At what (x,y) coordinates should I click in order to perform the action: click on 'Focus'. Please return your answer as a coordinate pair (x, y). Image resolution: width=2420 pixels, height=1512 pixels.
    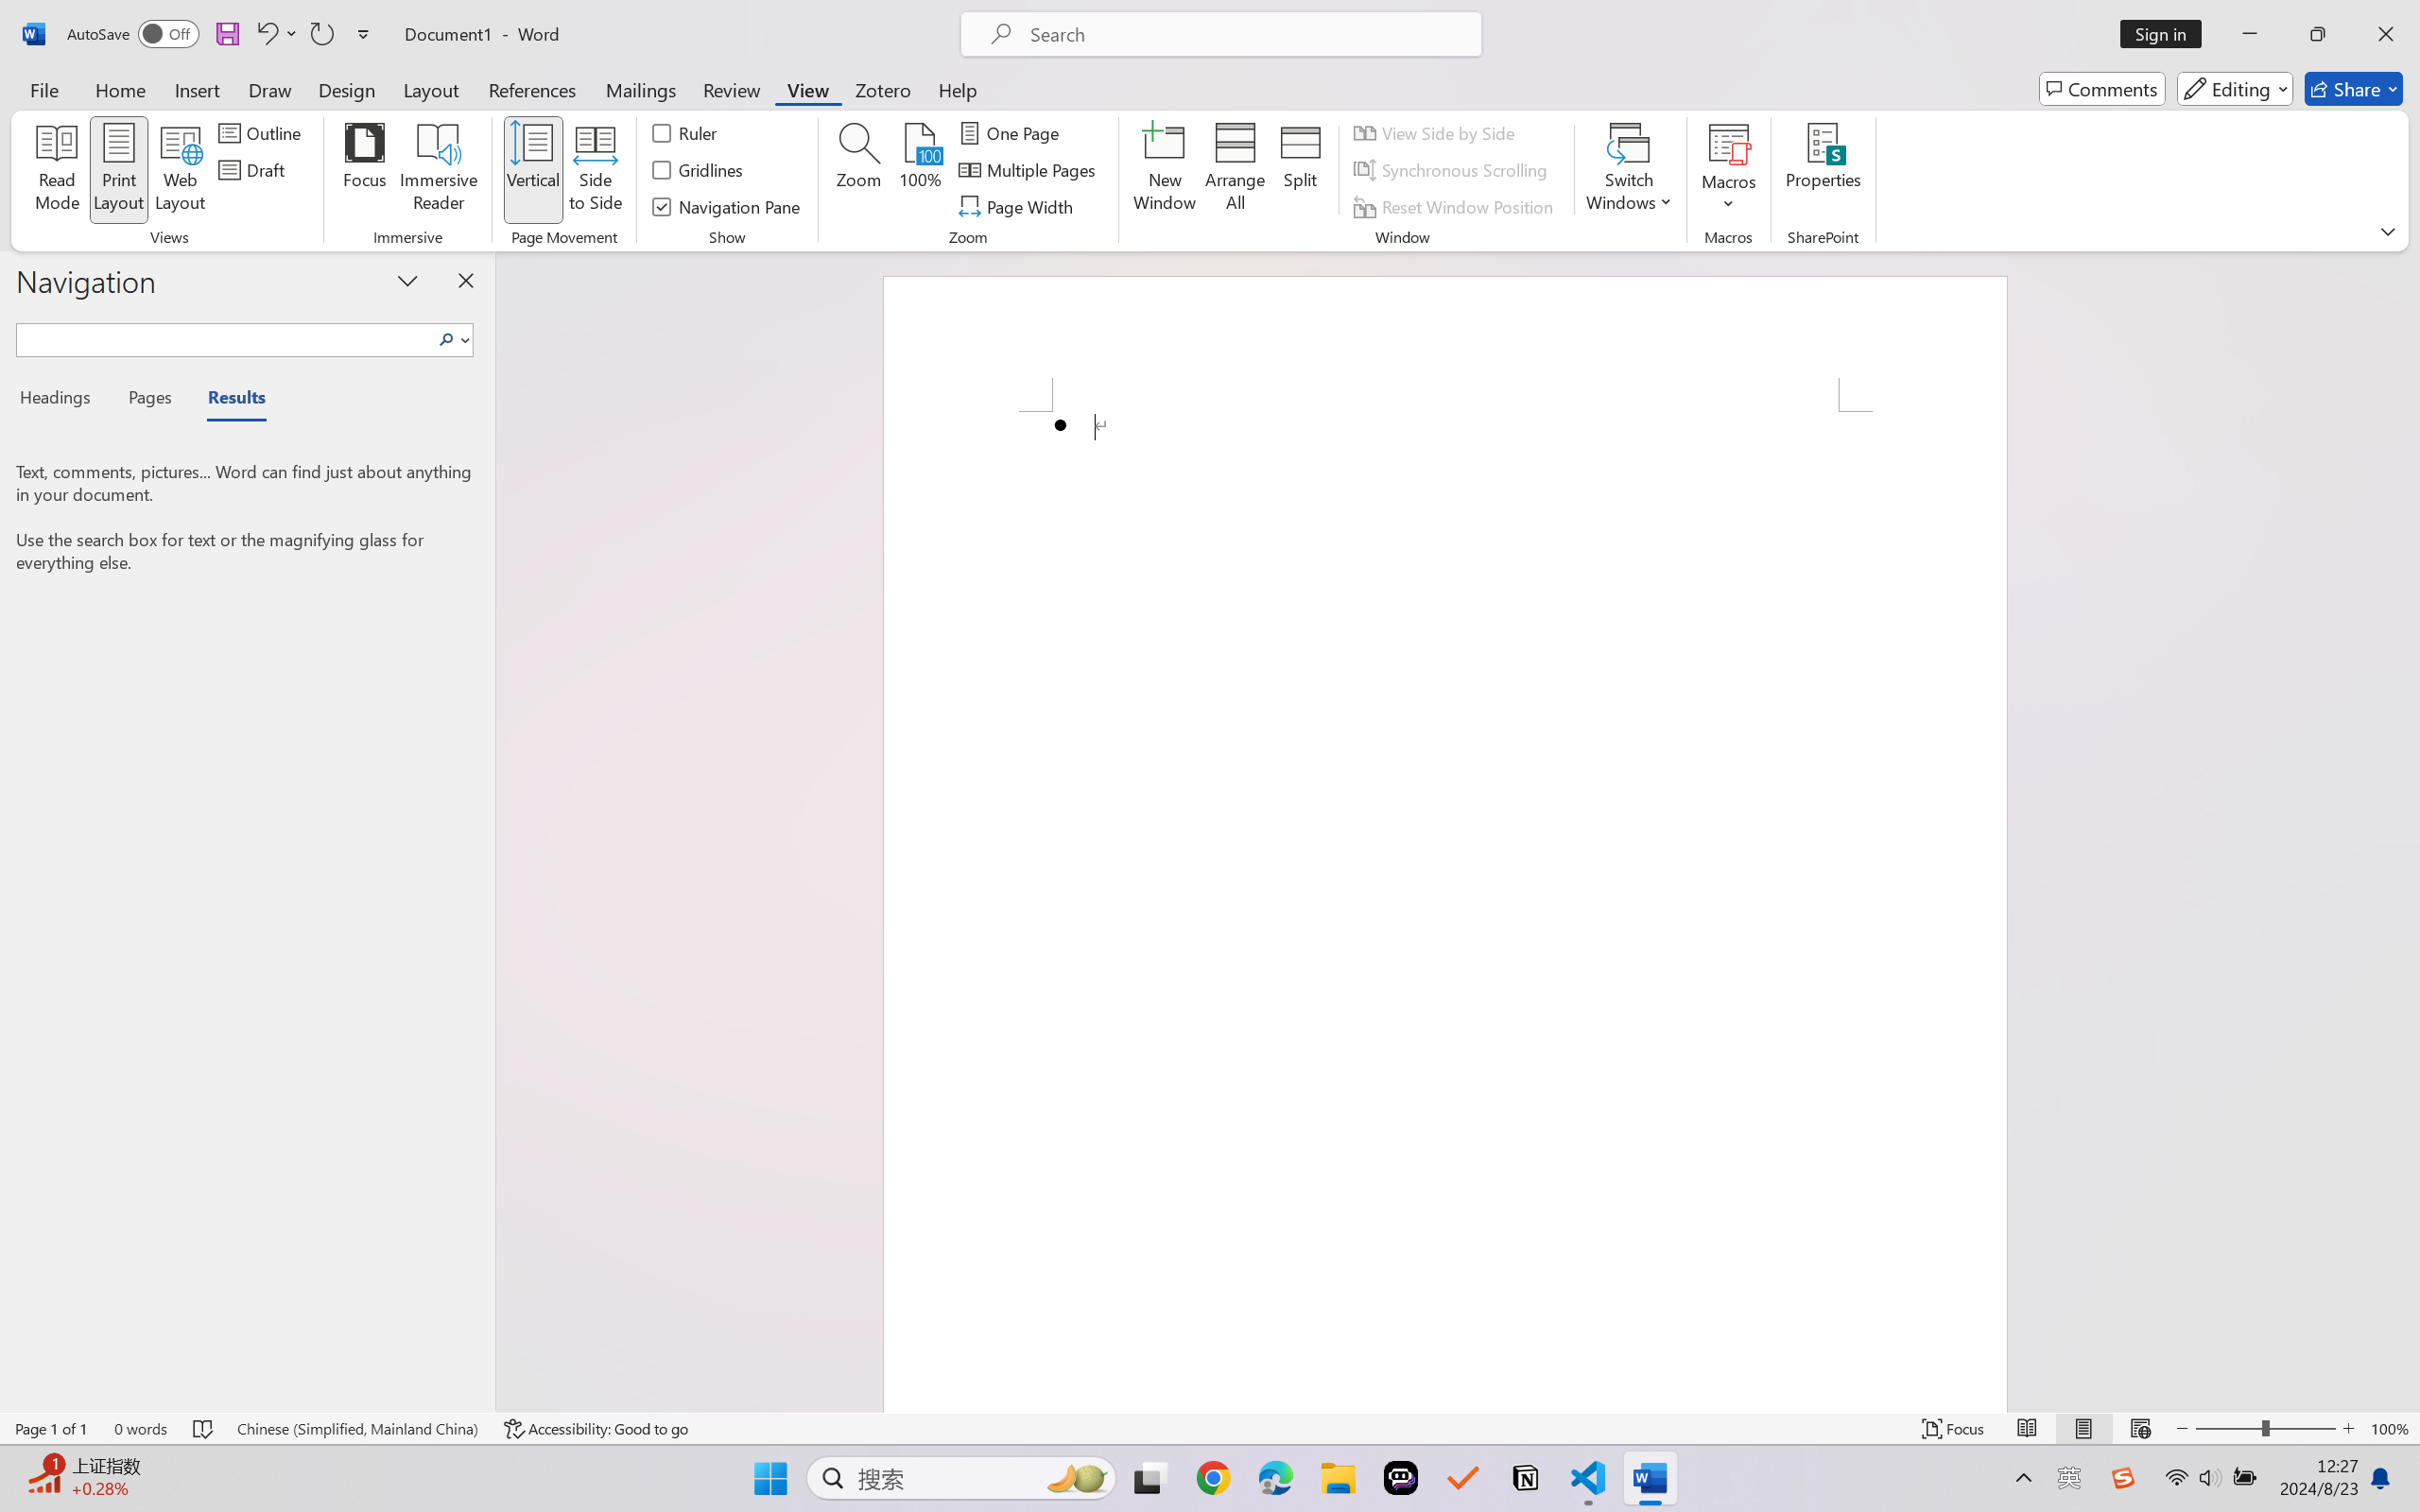
    Looking at the image, I should click on (364, 170).